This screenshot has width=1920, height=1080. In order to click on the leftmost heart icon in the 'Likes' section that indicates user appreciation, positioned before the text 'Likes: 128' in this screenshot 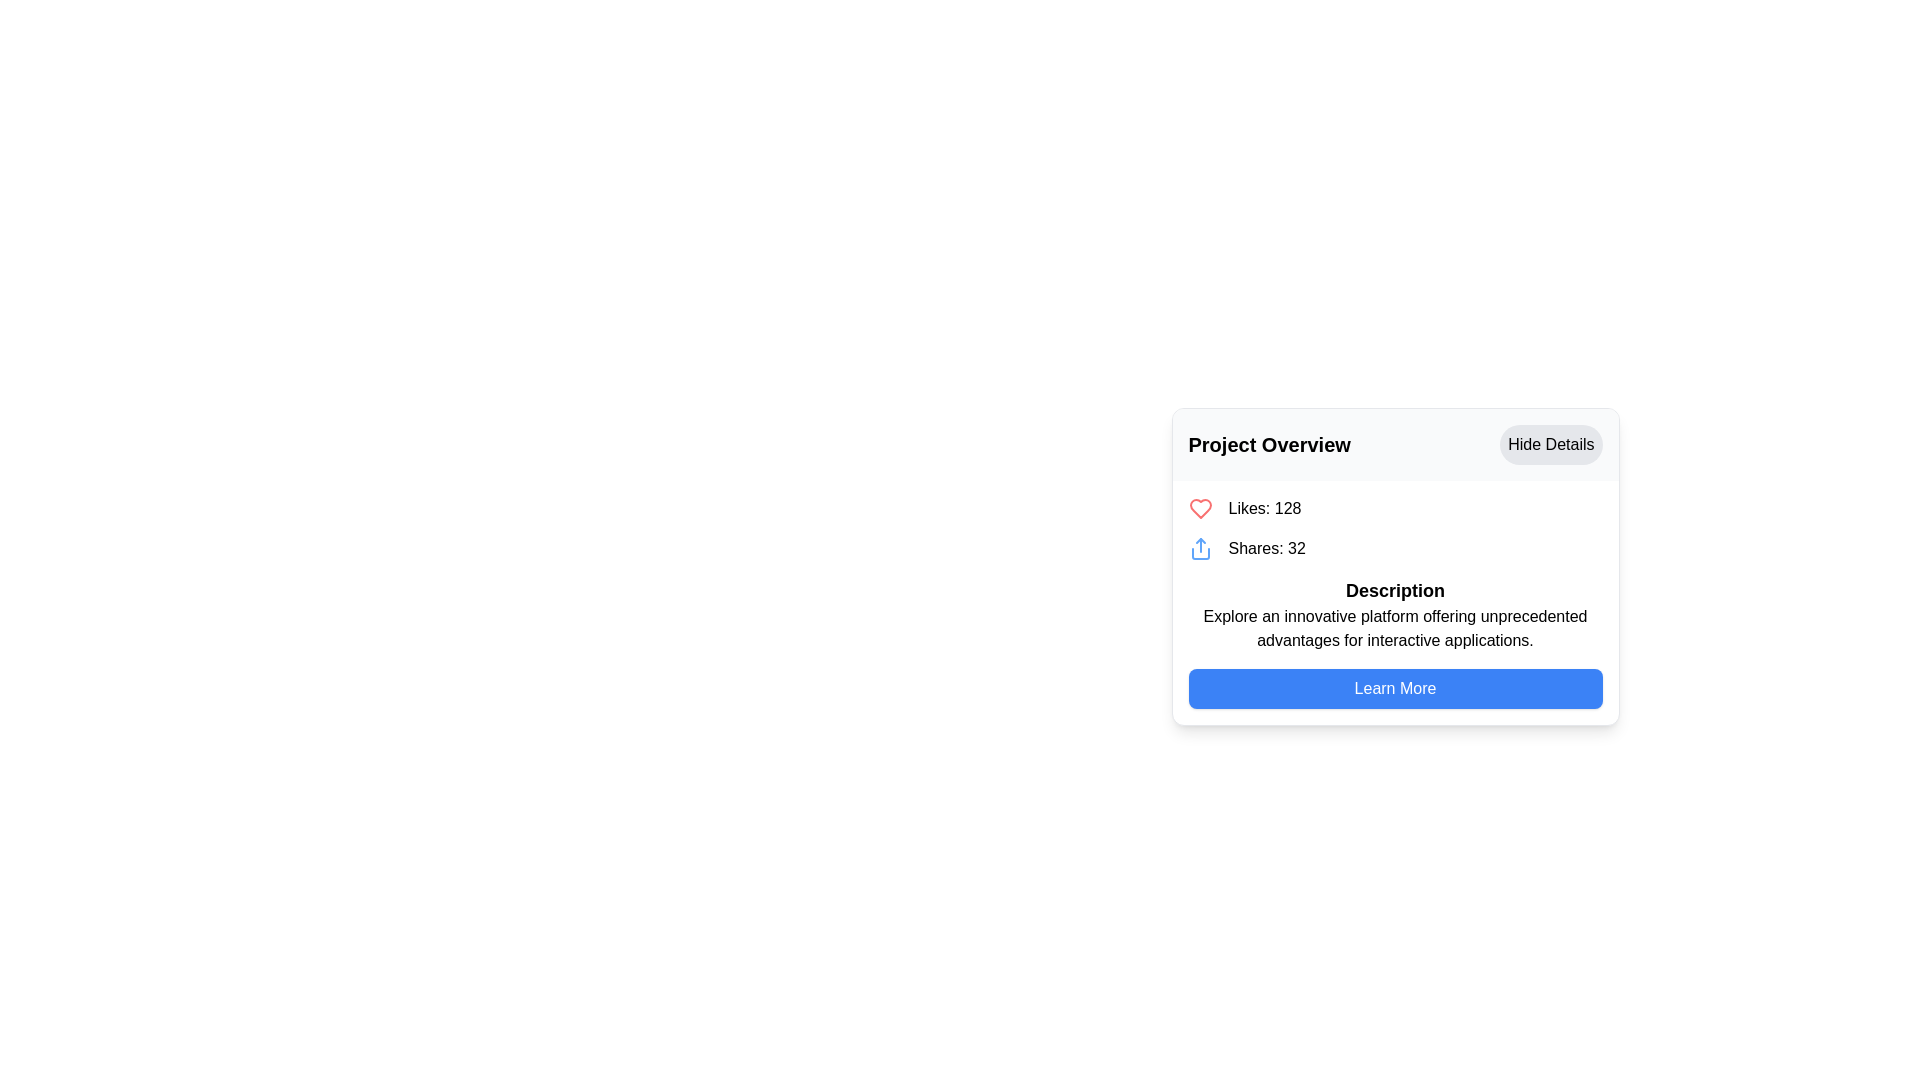, I will do `click(1200, 508)`.